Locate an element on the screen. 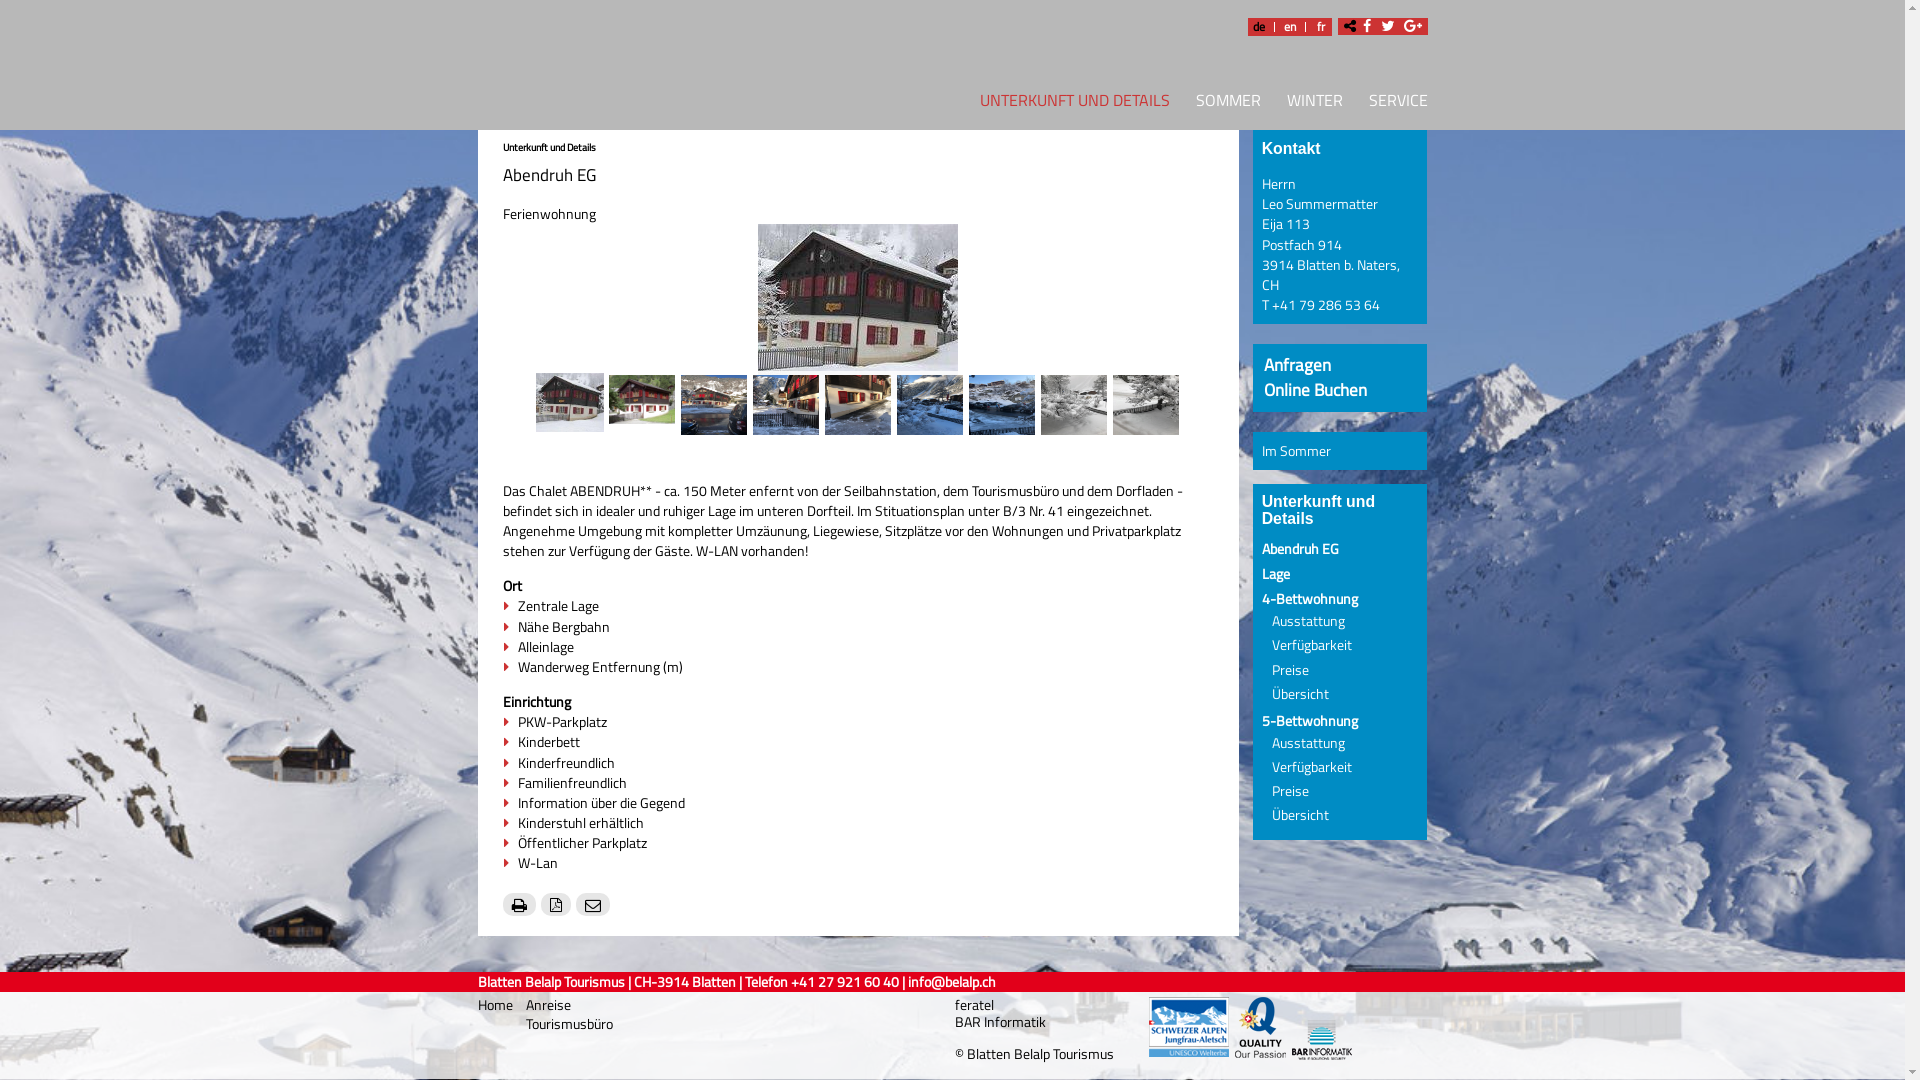 The height and width of the screenshot is (1080, 1920). 'UNTERKUNFT UND DETAILS' is located at coordinates (1067, 103).